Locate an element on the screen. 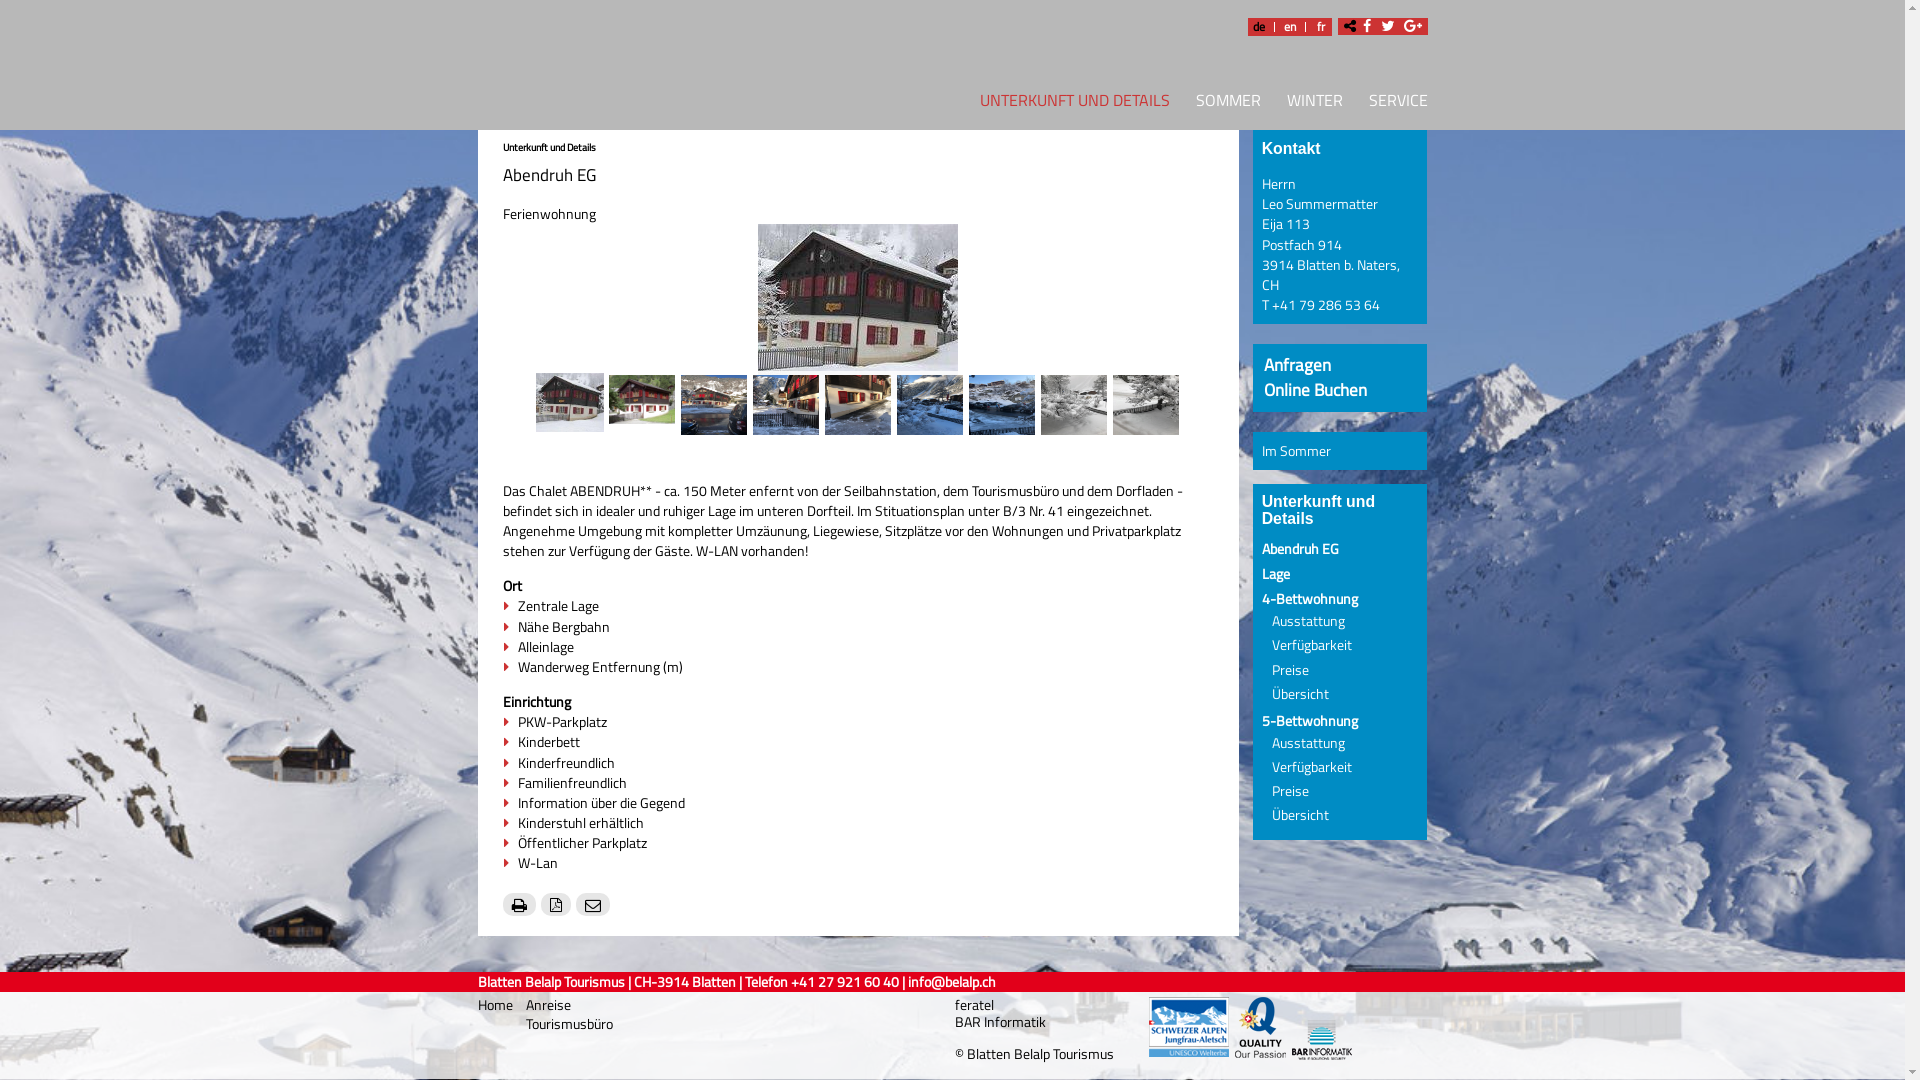 The height and width of the screenshot is (1080, 1920). 'UNTERKUNFT UND DETAILS' is located at coordinates (1067, 103).